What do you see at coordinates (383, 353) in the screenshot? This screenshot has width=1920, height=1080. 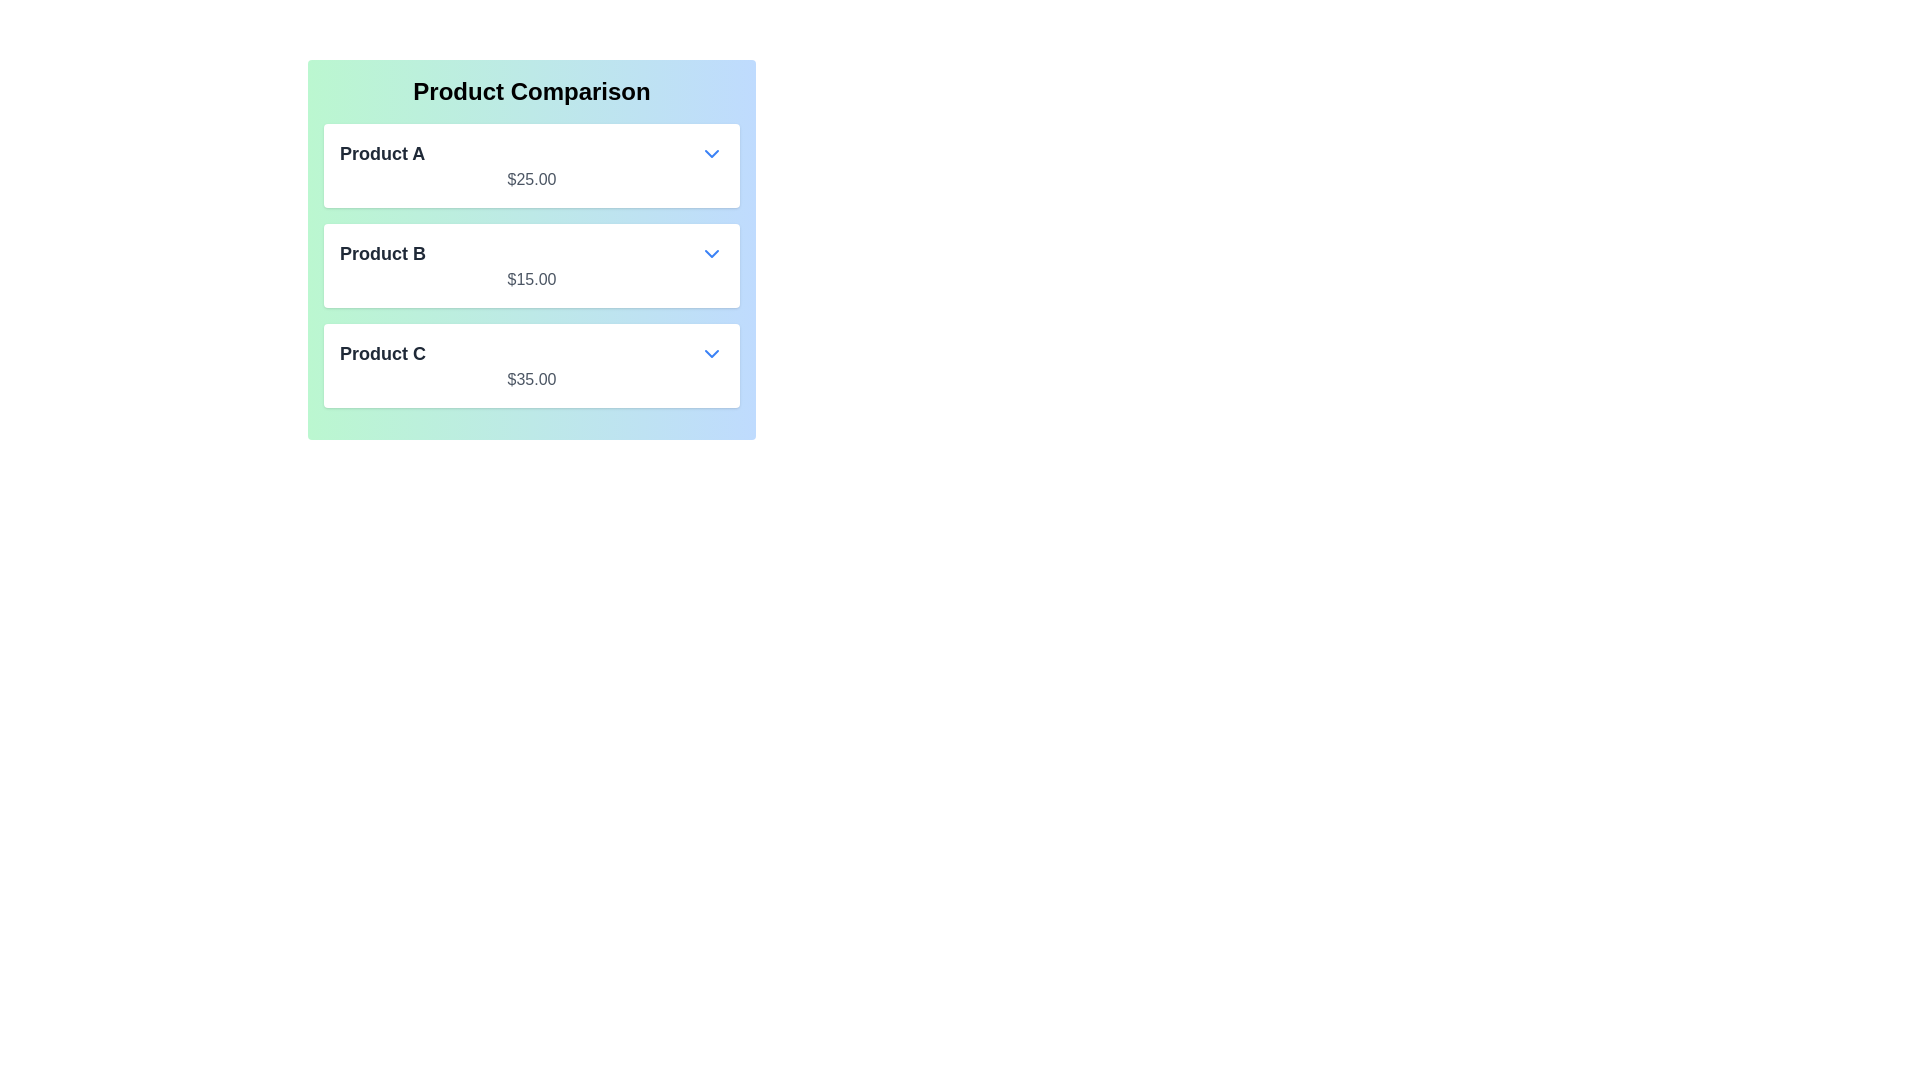 I see `the bold text label 'Product C'` at bounding box center [383, 353].